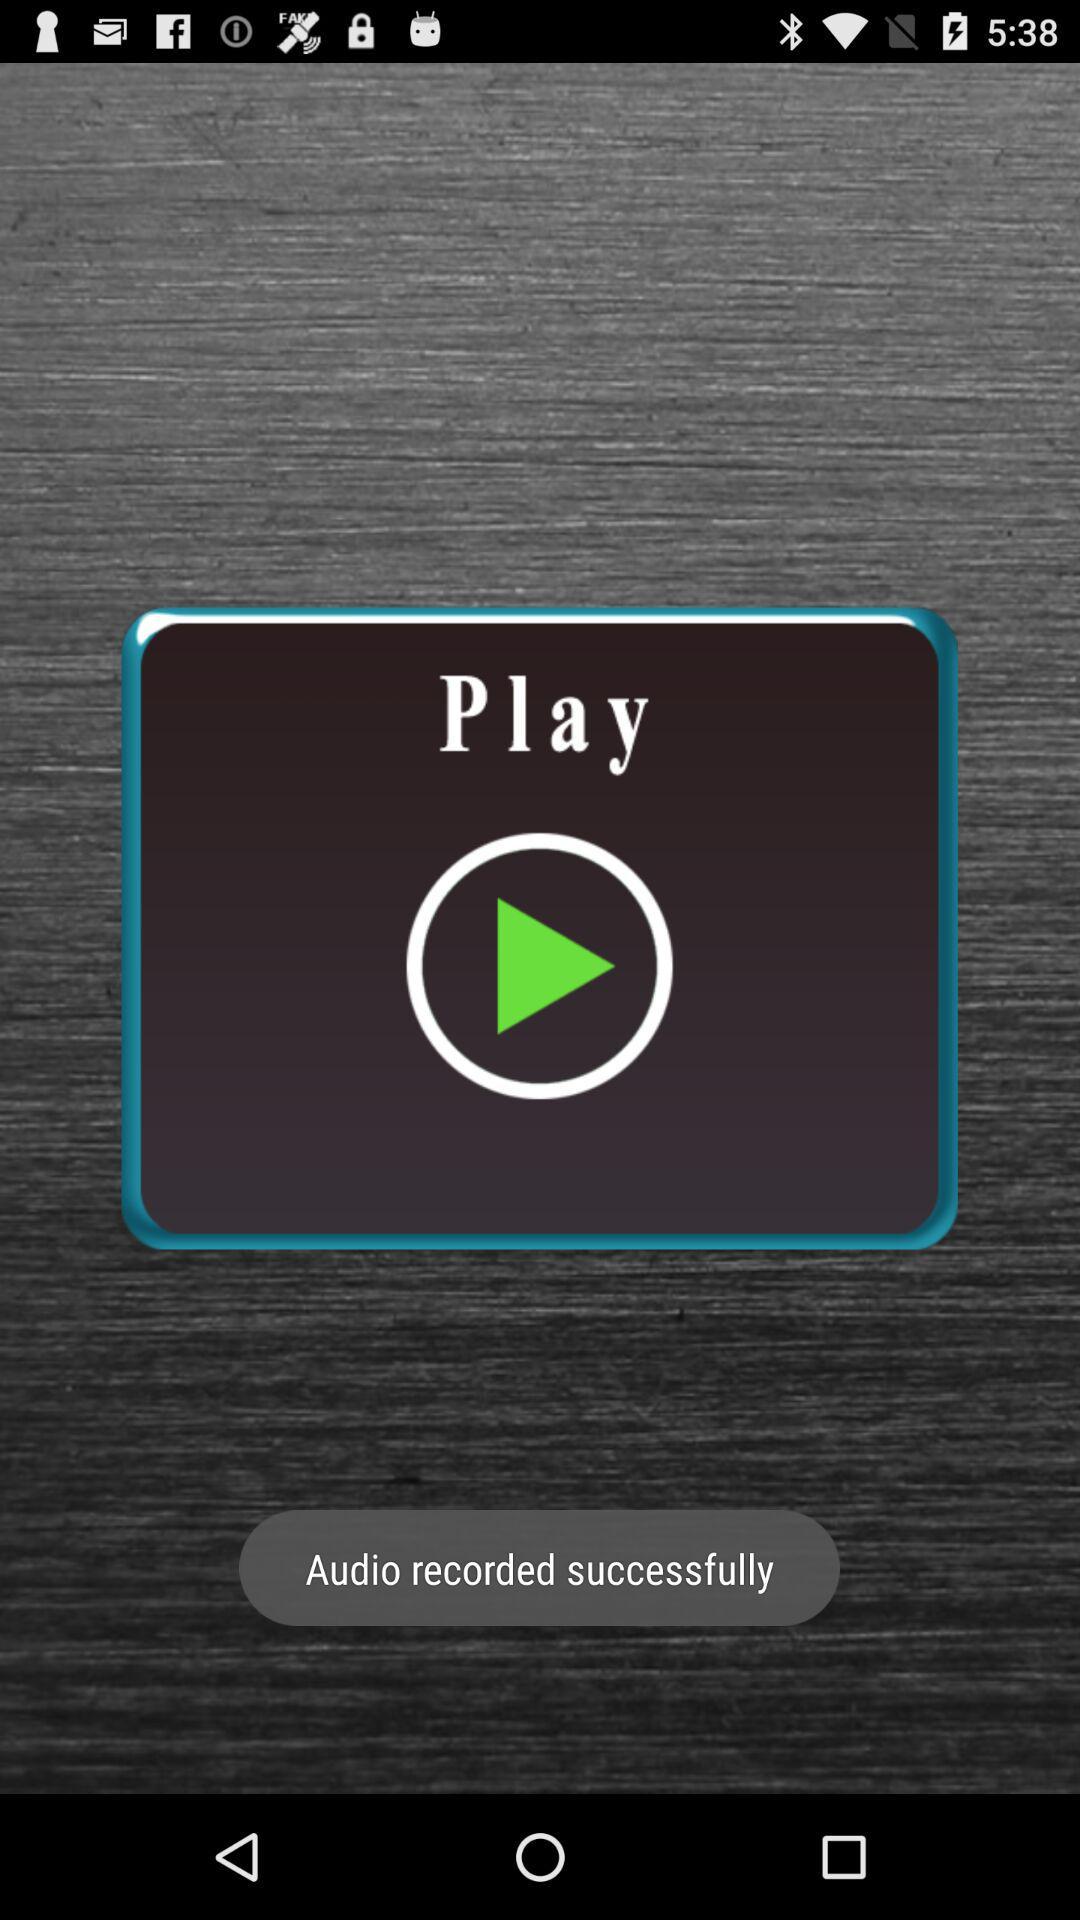 The image size is (1080, 1920). Describe the element at coordinates (538, 927) in the screenshot. I see `the audio` at that location.